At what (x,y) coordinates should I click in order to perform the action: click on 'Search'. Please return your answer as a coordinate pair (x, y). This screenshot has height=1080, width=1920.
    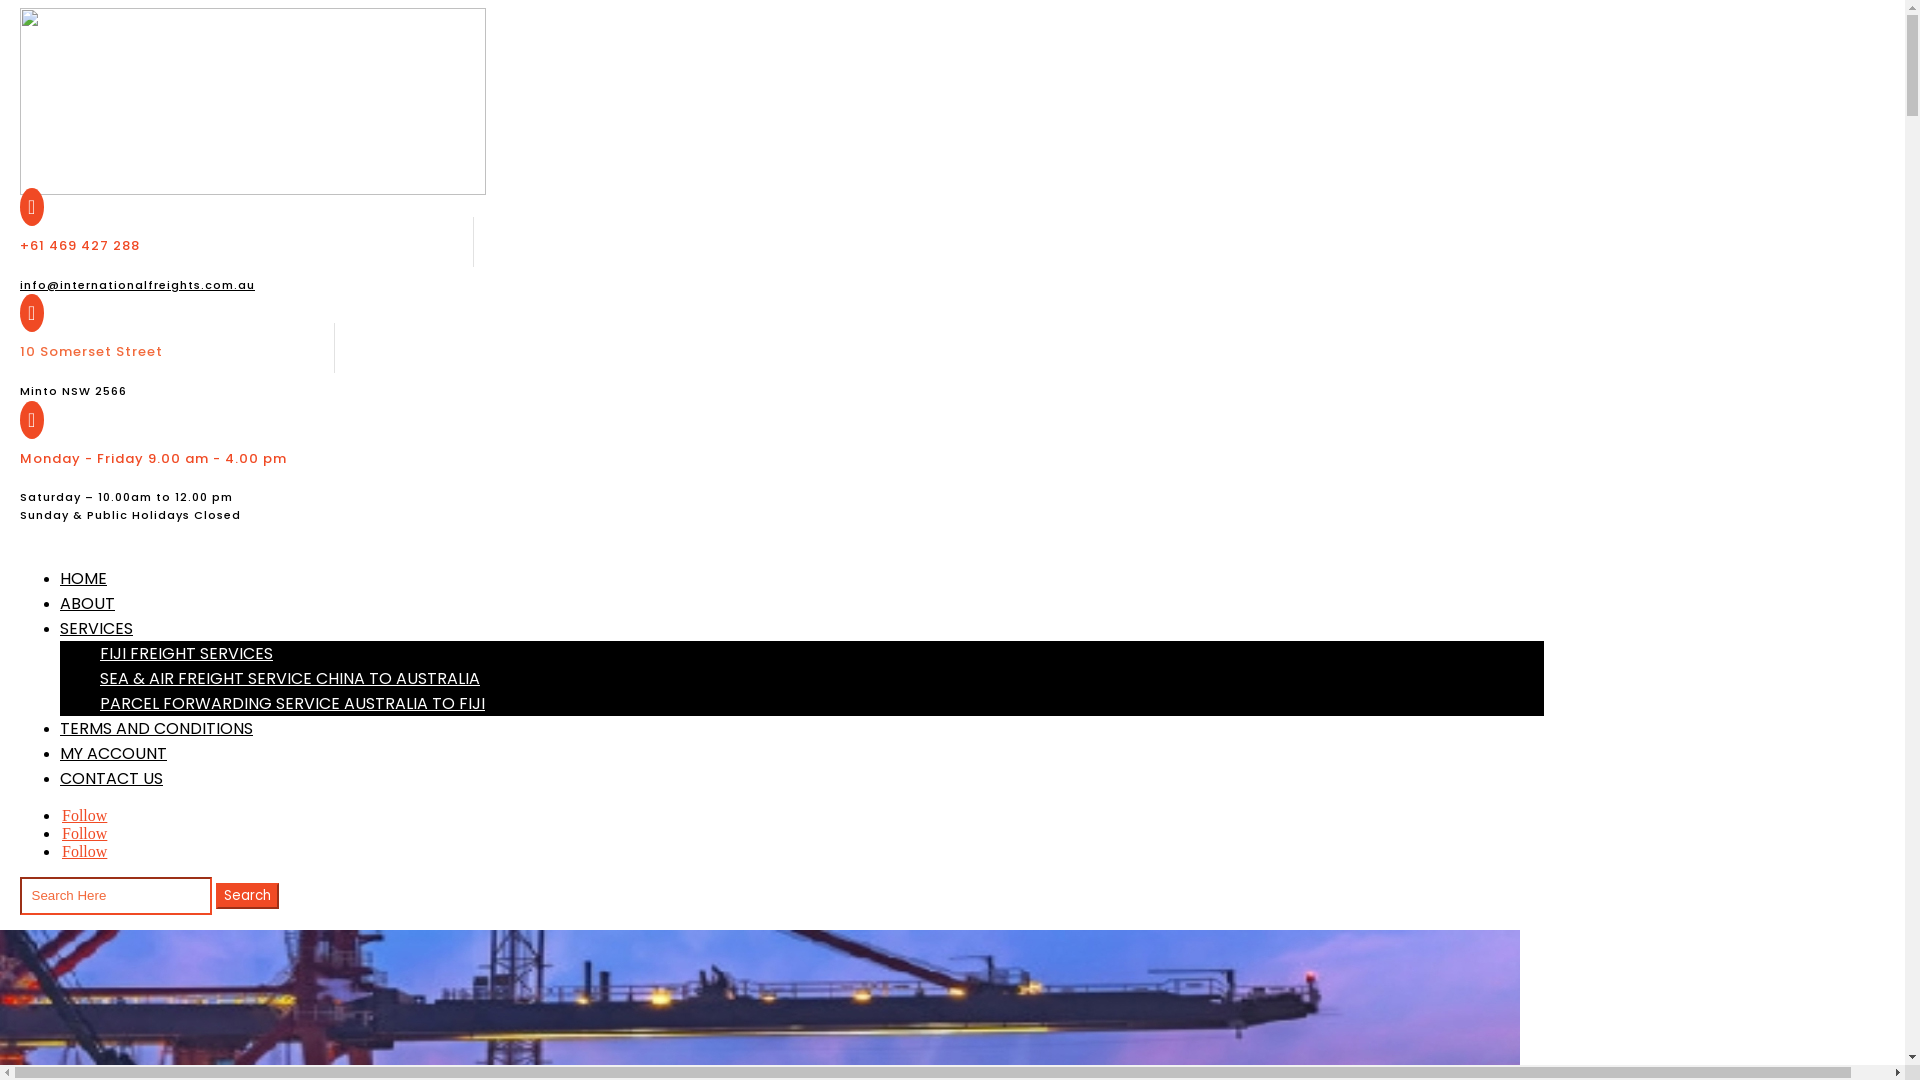
    Looking at the image, I should click on (216, 894).